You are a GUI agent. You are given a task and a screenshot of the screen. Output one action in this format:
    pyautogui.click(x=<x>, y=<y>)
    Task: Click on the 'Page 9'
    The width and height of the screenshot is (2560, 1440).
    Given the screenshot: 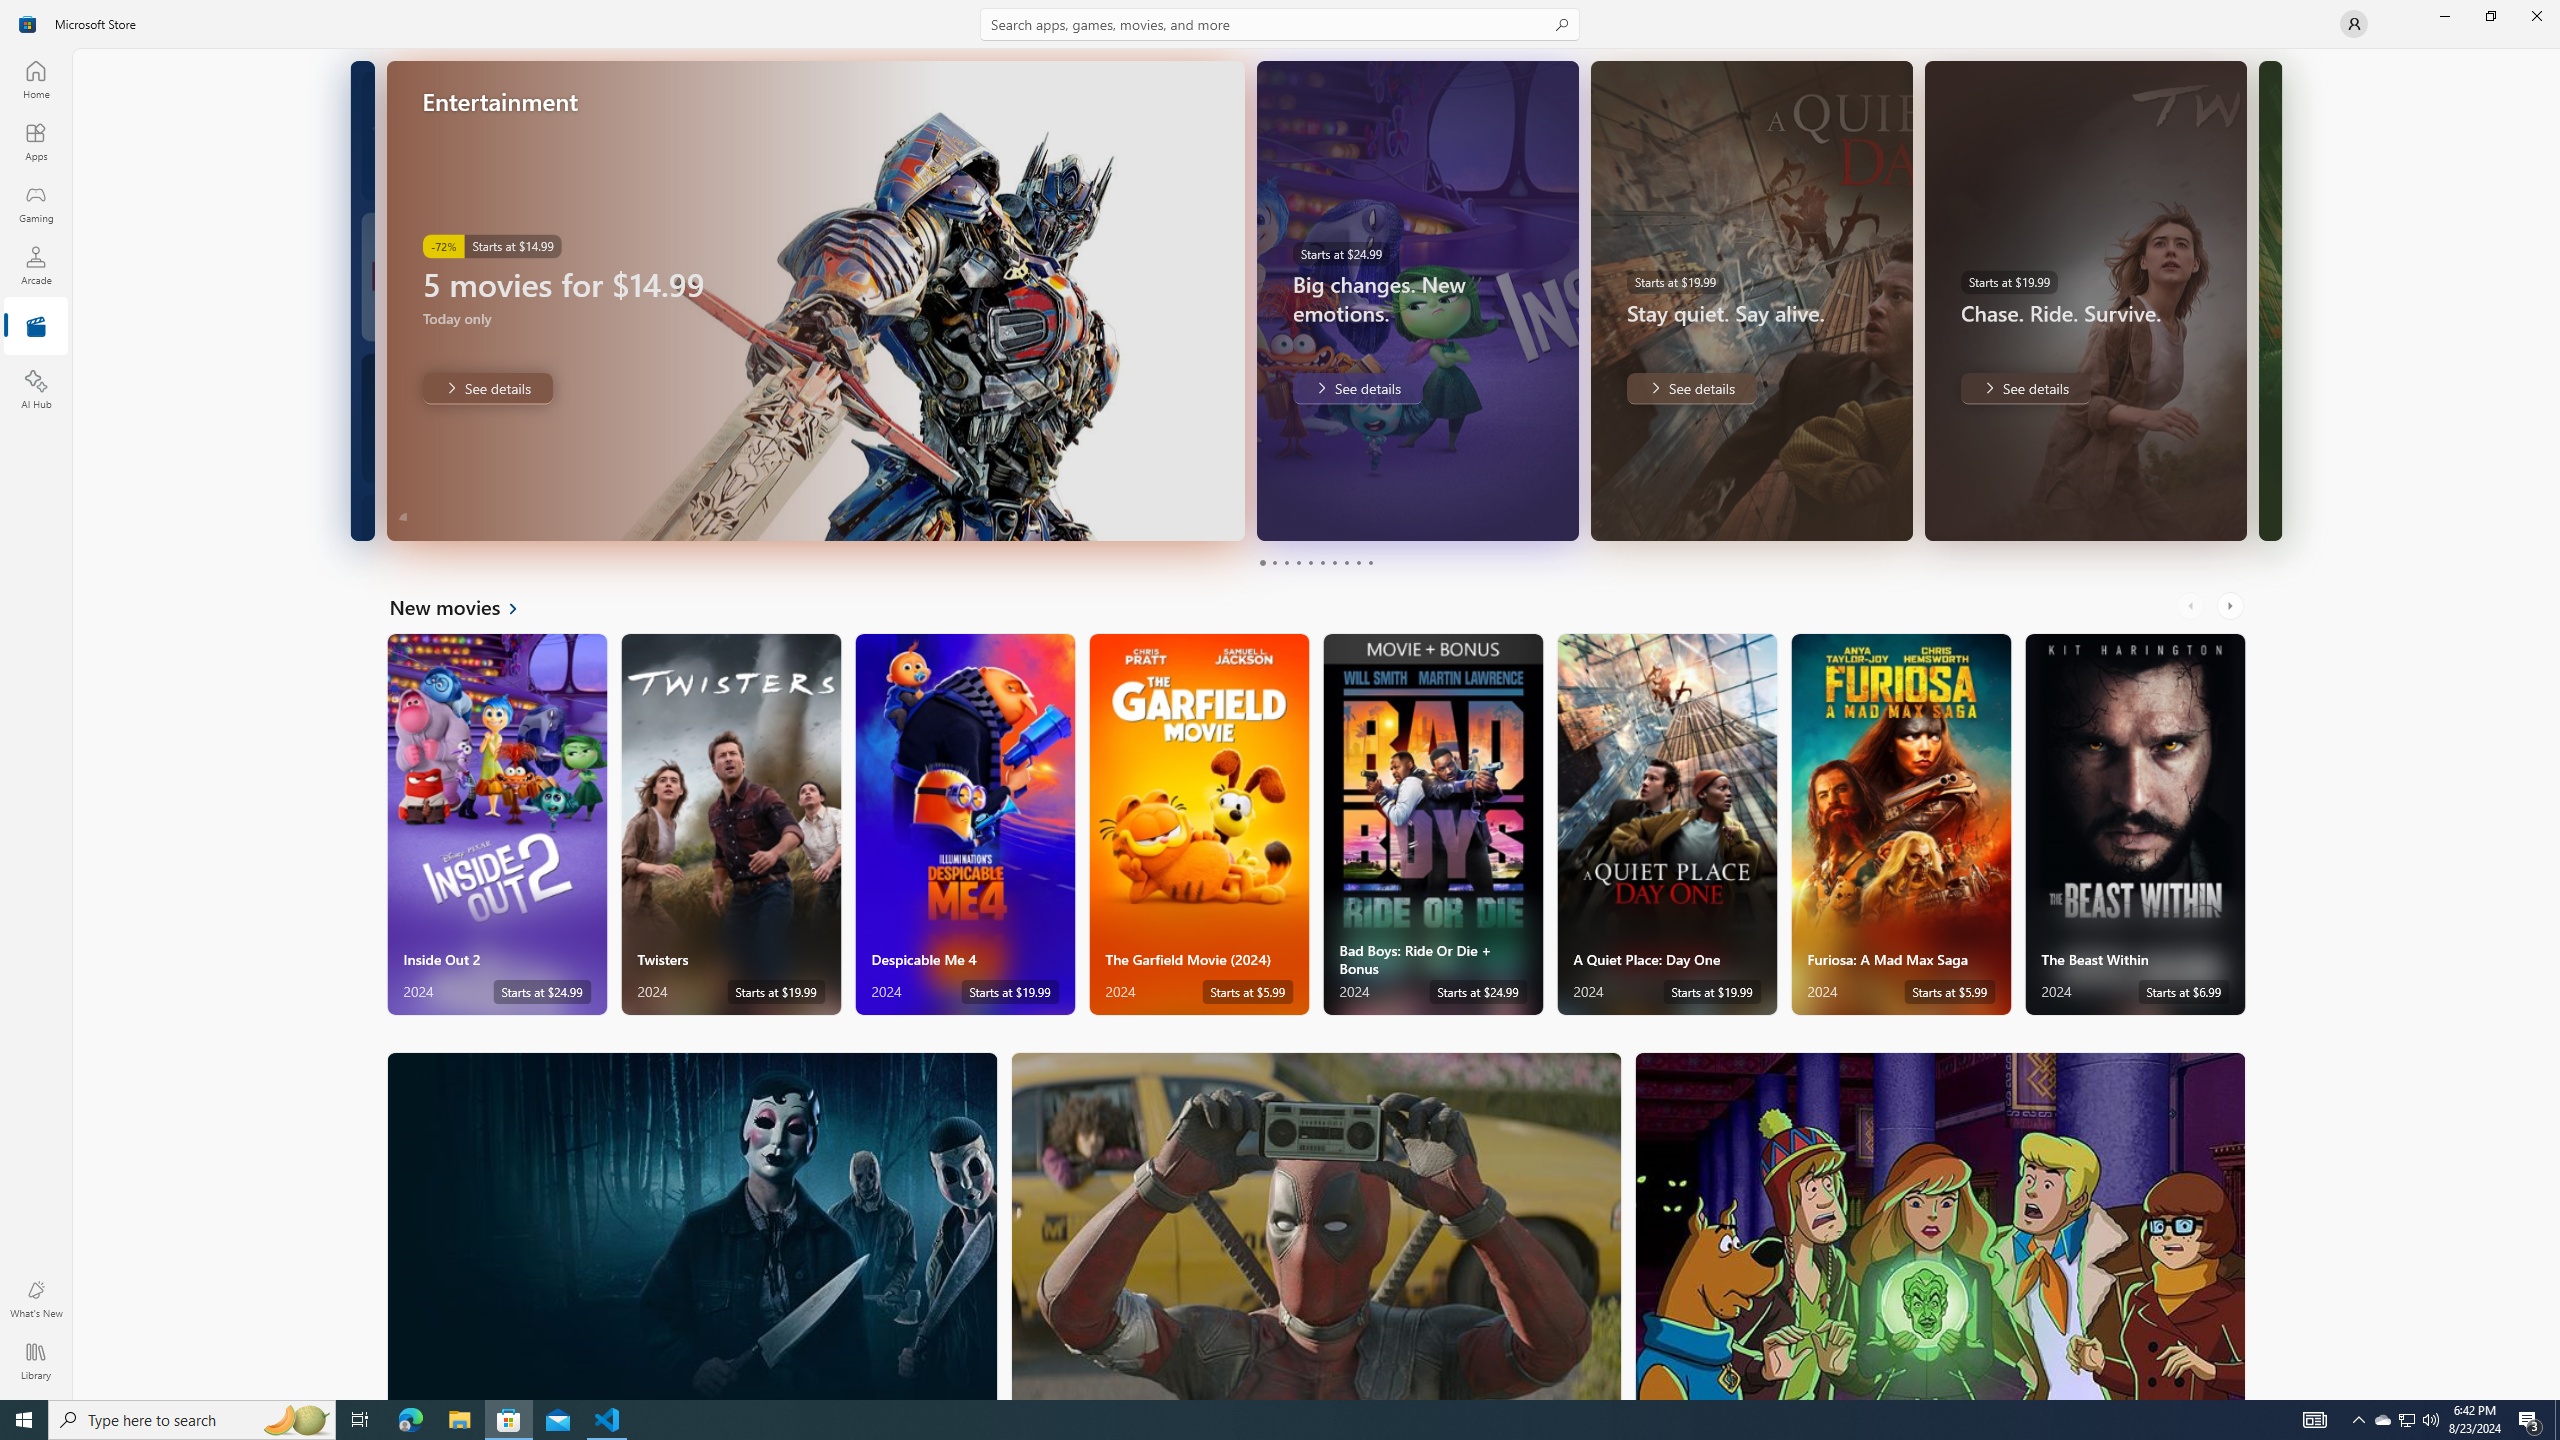 What is the action you would take?
    pyautogui.click(x=1357, y=562)
    